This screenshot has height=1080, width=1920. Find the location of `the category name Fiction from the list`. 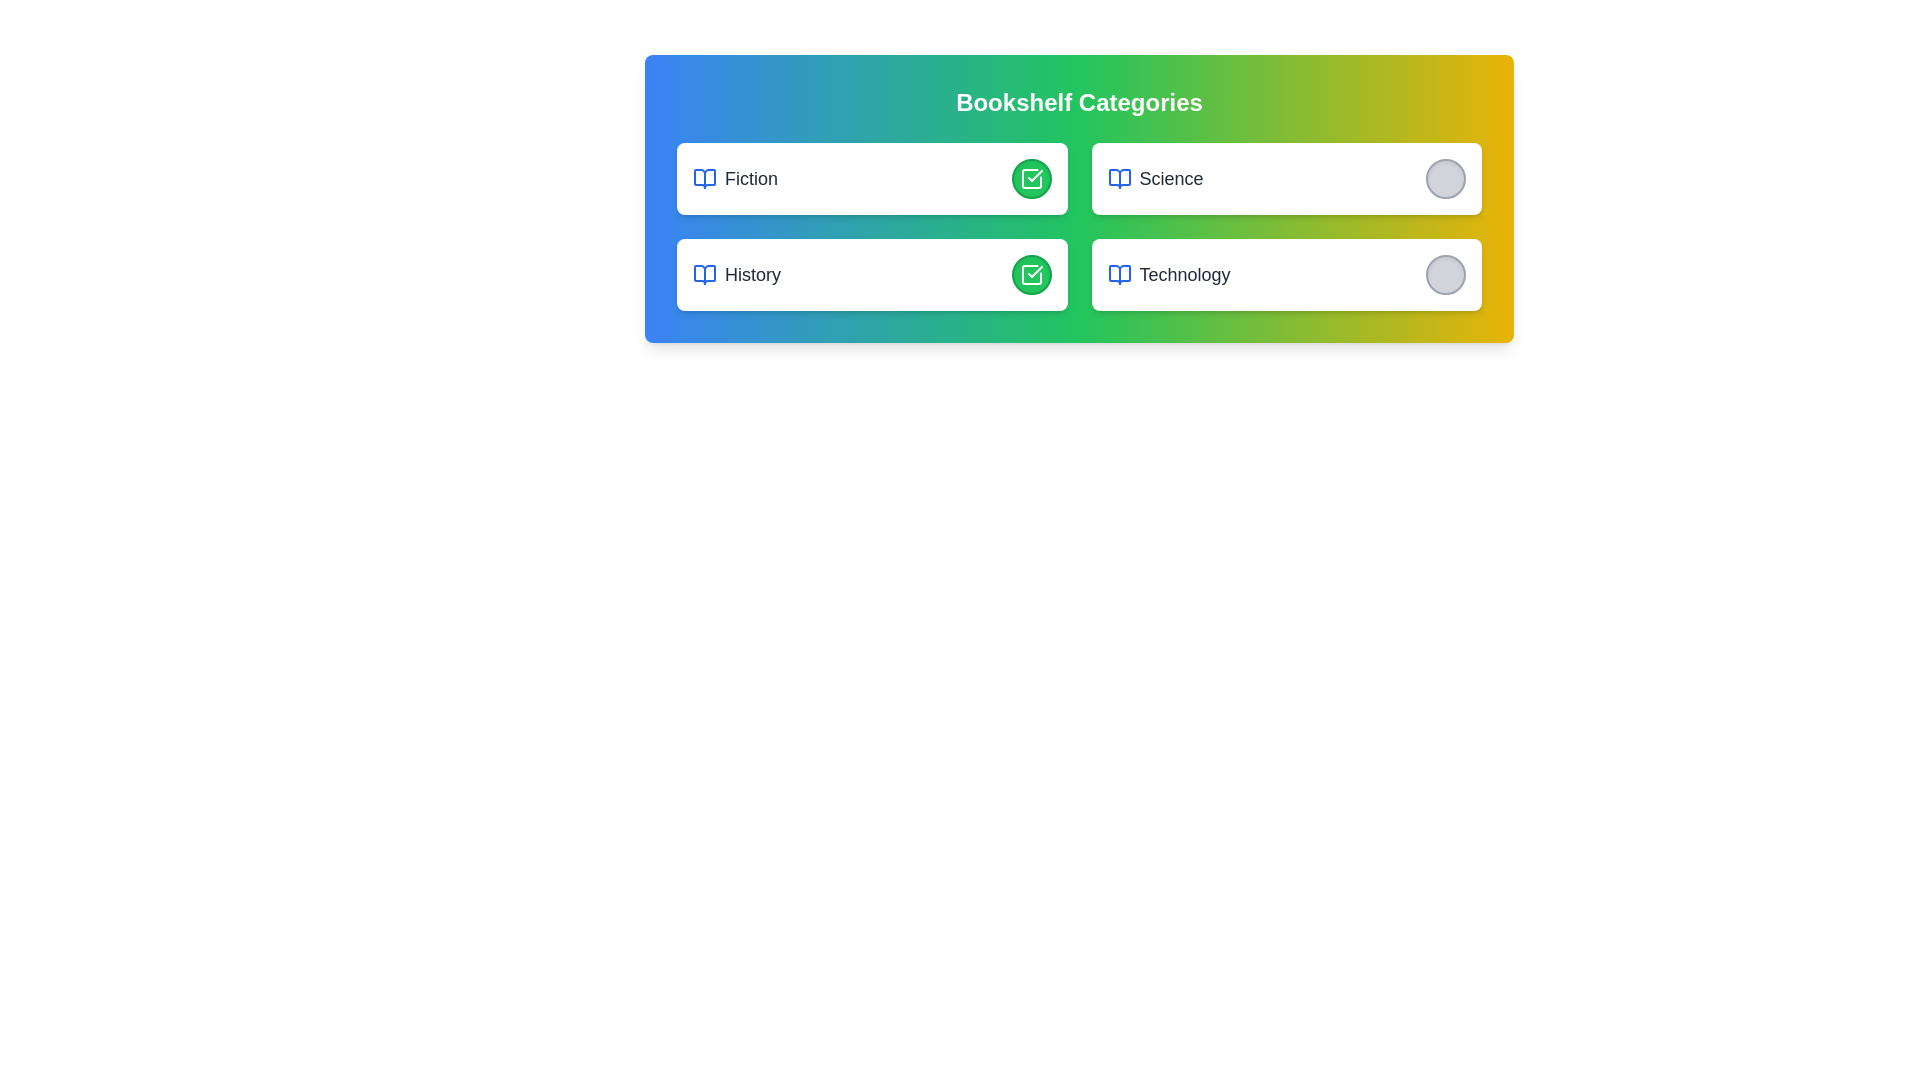

the category name Fiction from the list is located at coordinates (733, 177).